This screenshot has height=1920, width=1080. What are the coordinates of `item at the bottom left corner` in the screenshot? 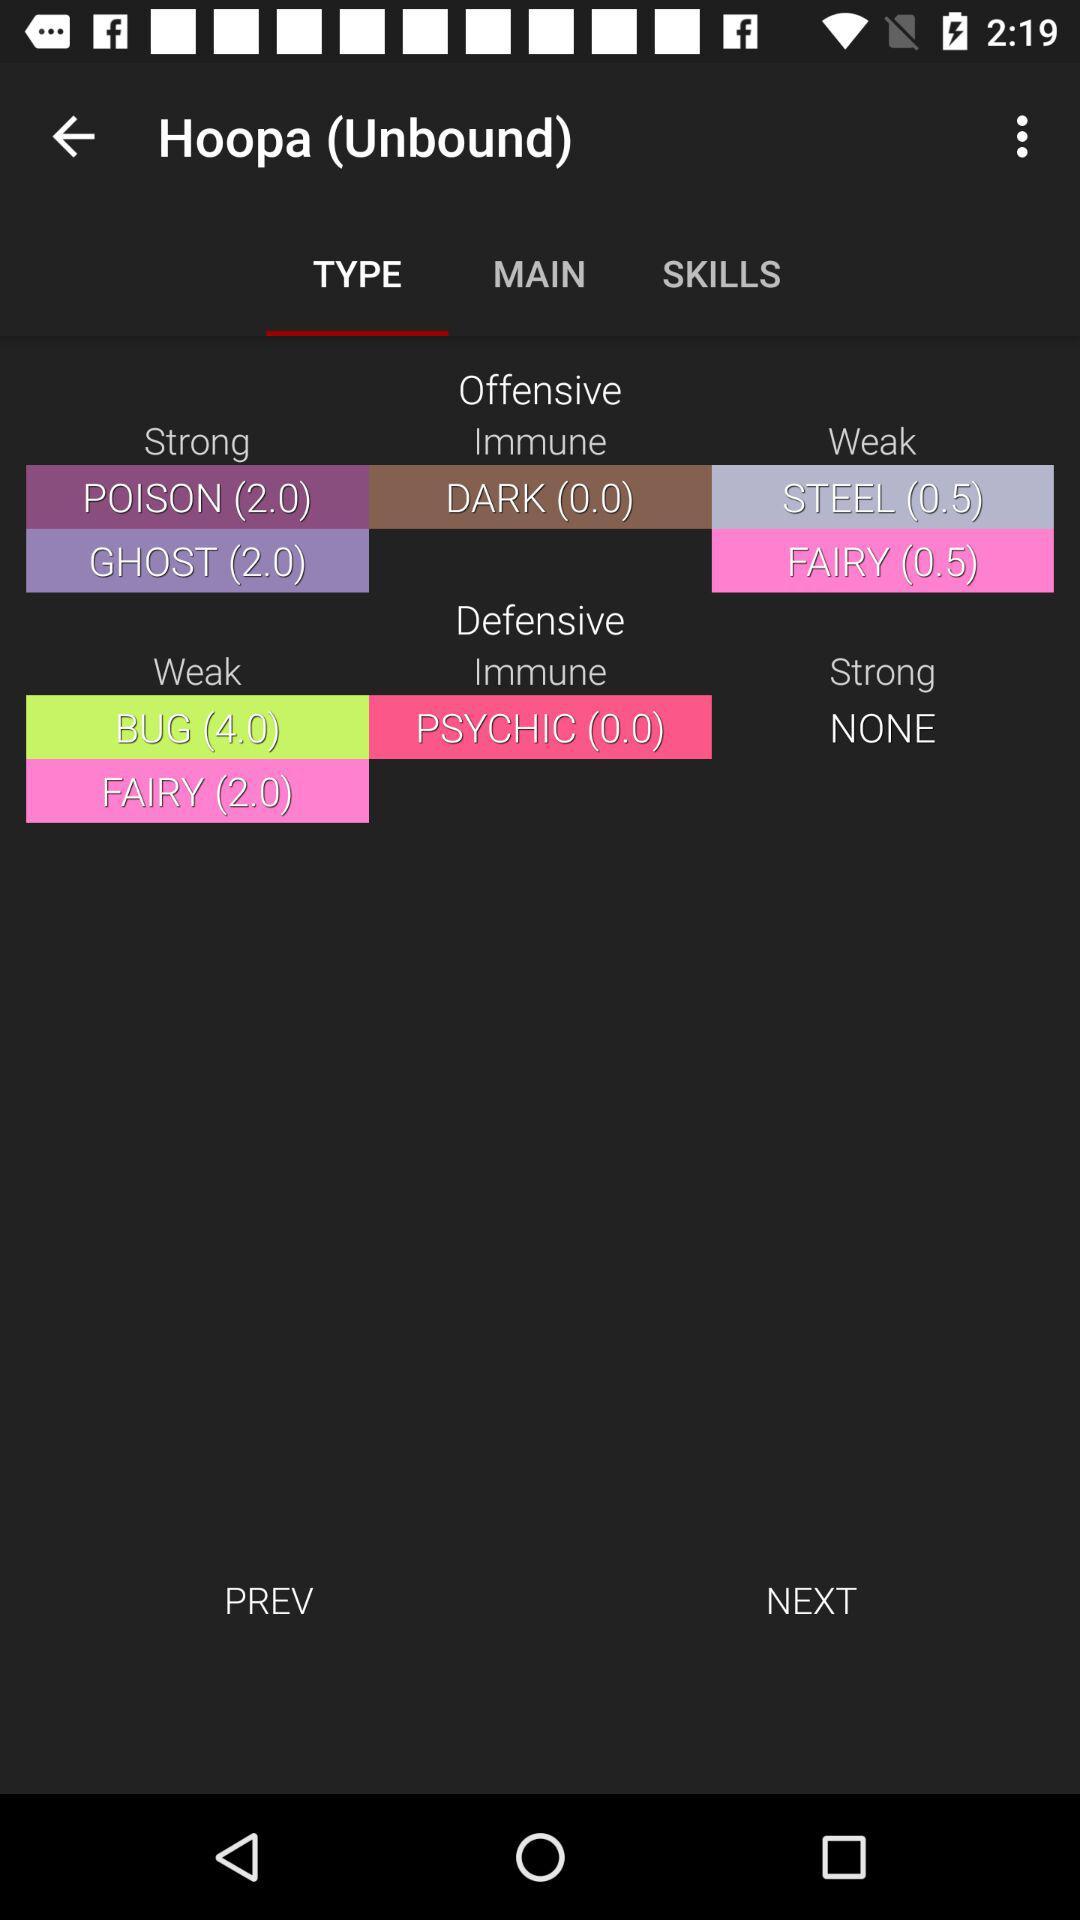 It's located at (267, 1598).